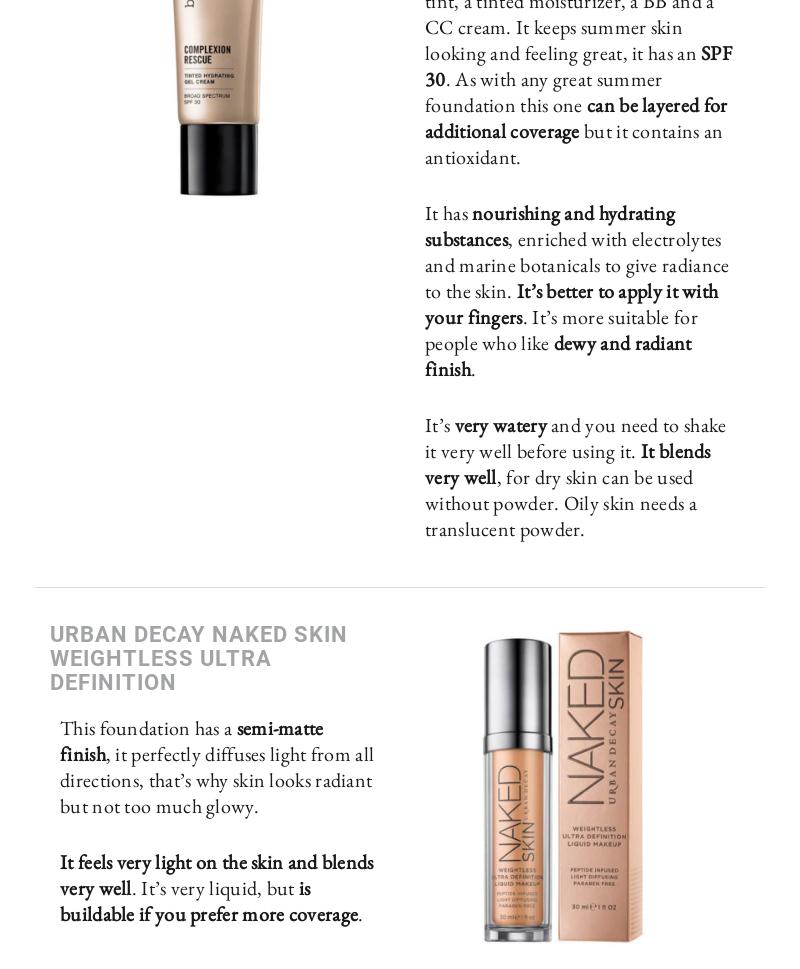 Image resolution: width=800 pixels, height=969 pixels. What do you see at coordinates (567, 463) in the screenshot?
I see `'It blends very well'` at bounding box center [567, 463].